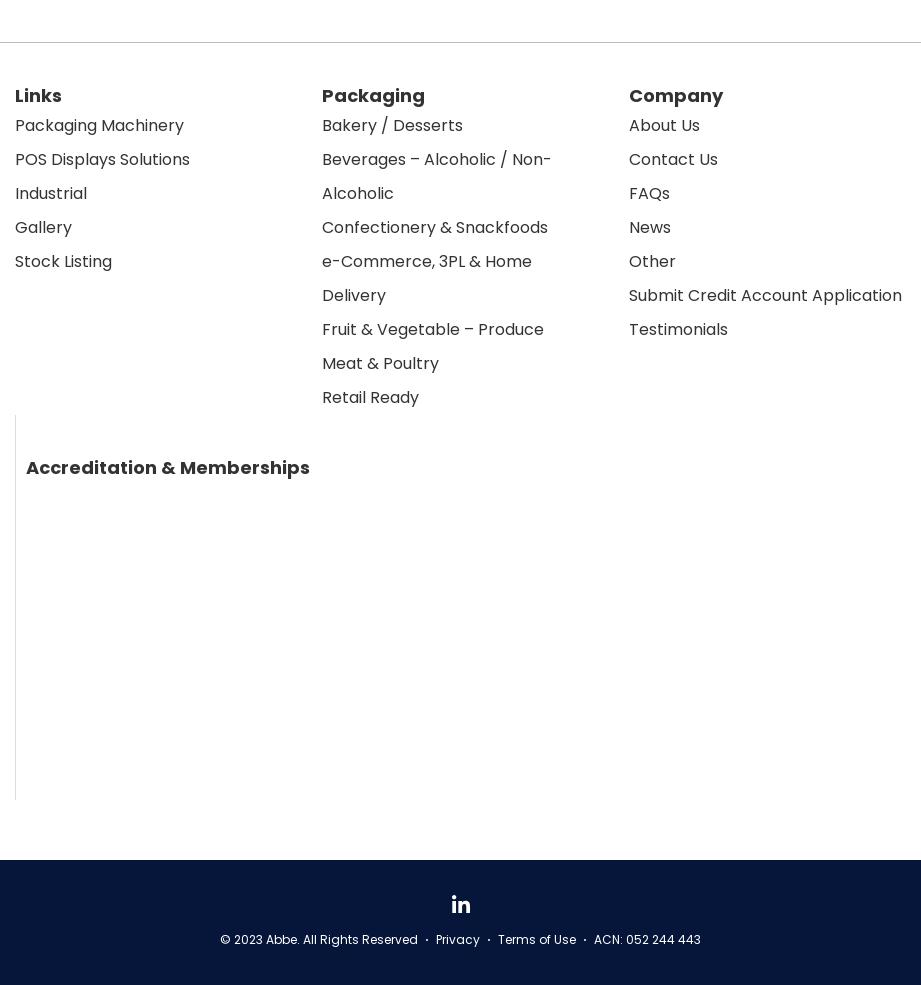 The image size is (921, 985). What do you see at coordinates (391, 124) in the screenshot?
I see `'Bakery / Desserts'` at bounding box center [391, 124].